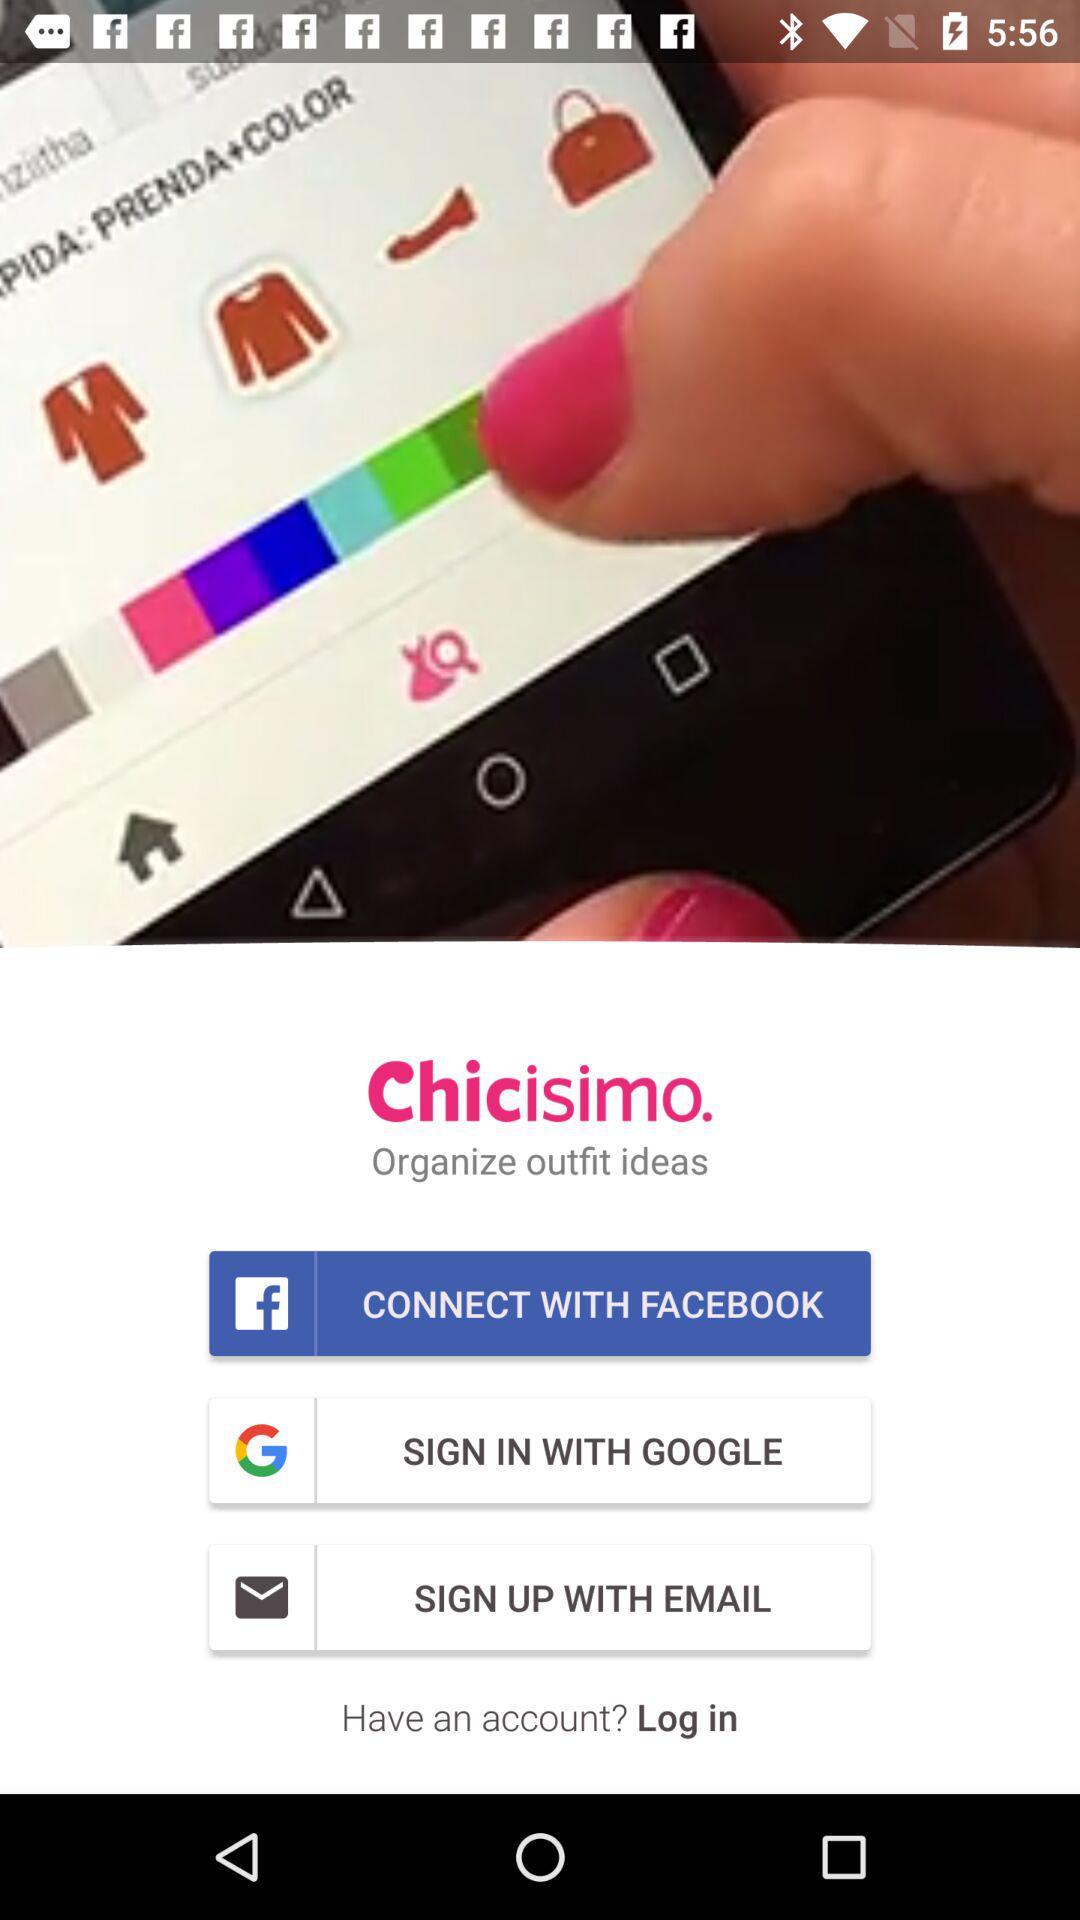  What do you see at coordinates (538, 1715) in the screenshot?
I see `the have an account icon` at bounding box center [538, 1715].